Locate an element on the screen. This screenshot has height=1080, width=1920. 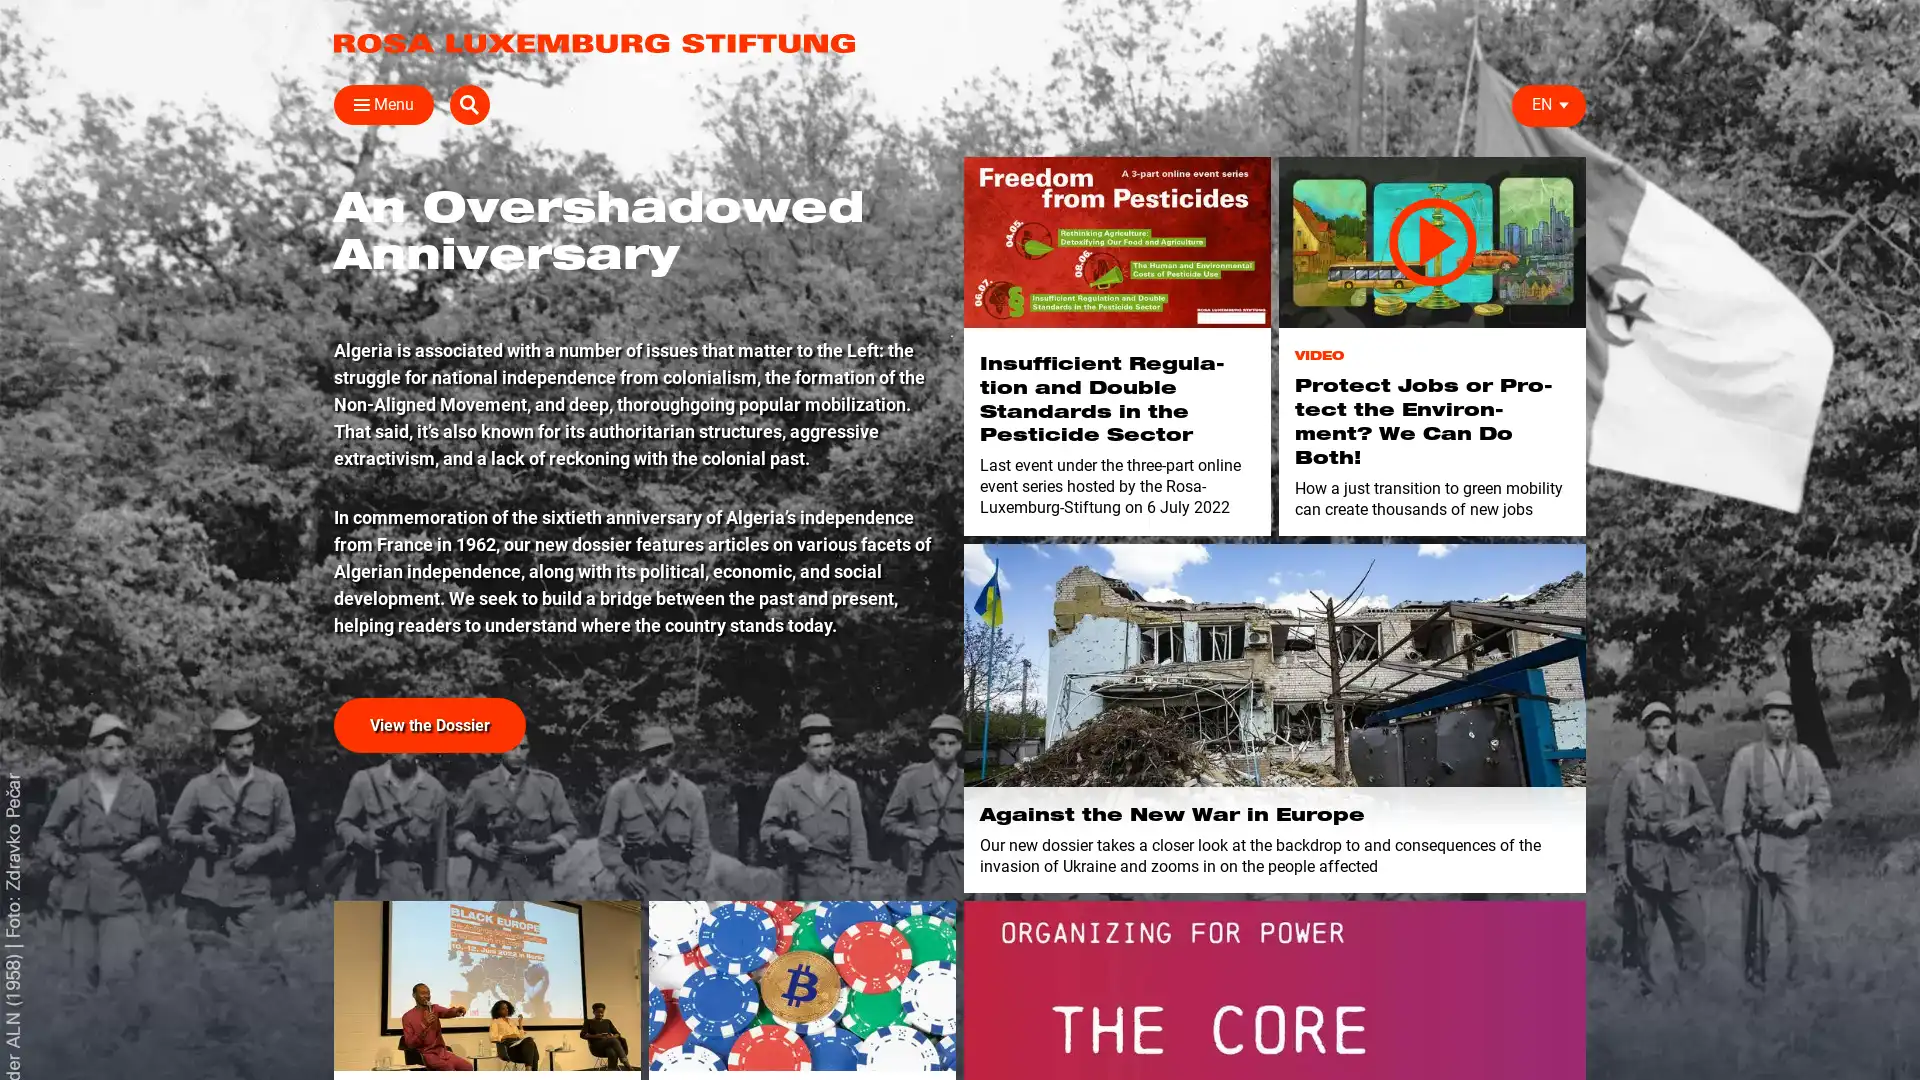
Show more / less is located at coordinates (637, 330).